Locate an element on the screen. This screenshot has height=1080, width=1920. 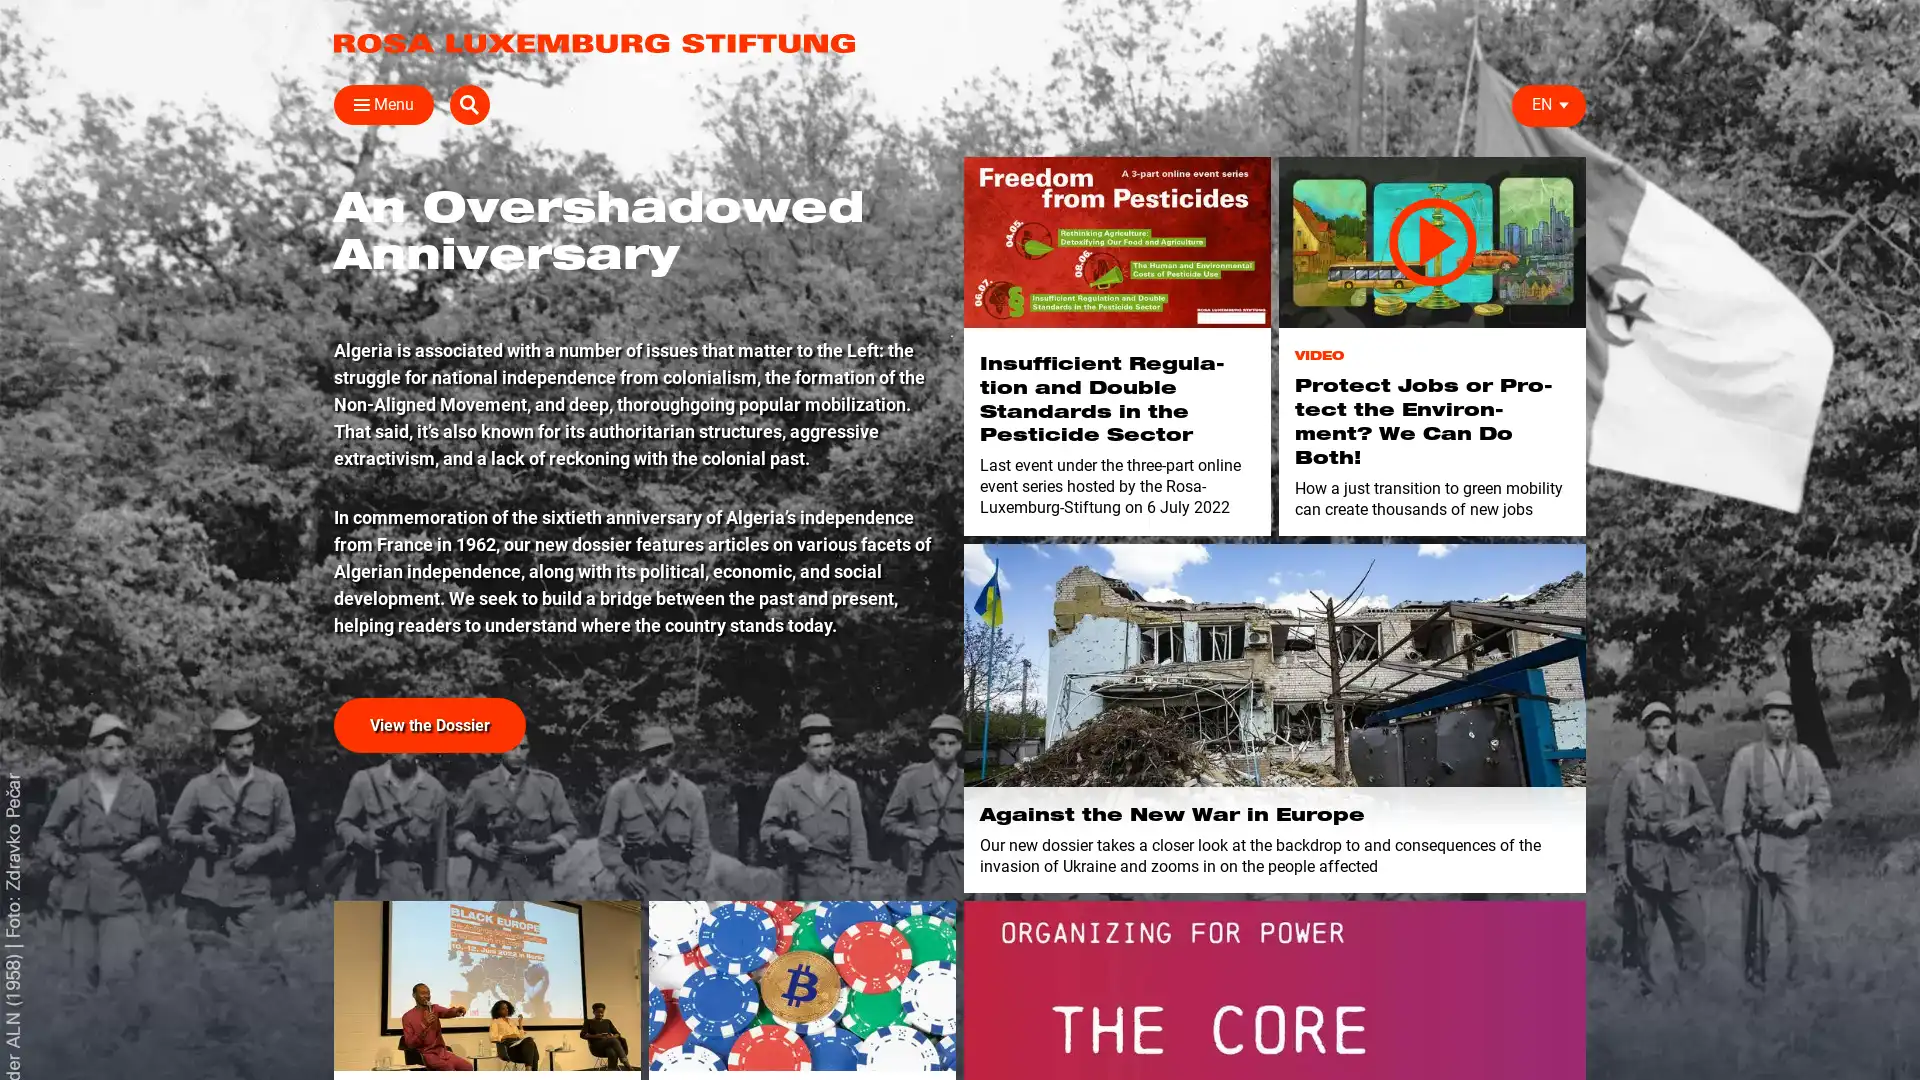
Show more / less is located at coordinates (637, 330).